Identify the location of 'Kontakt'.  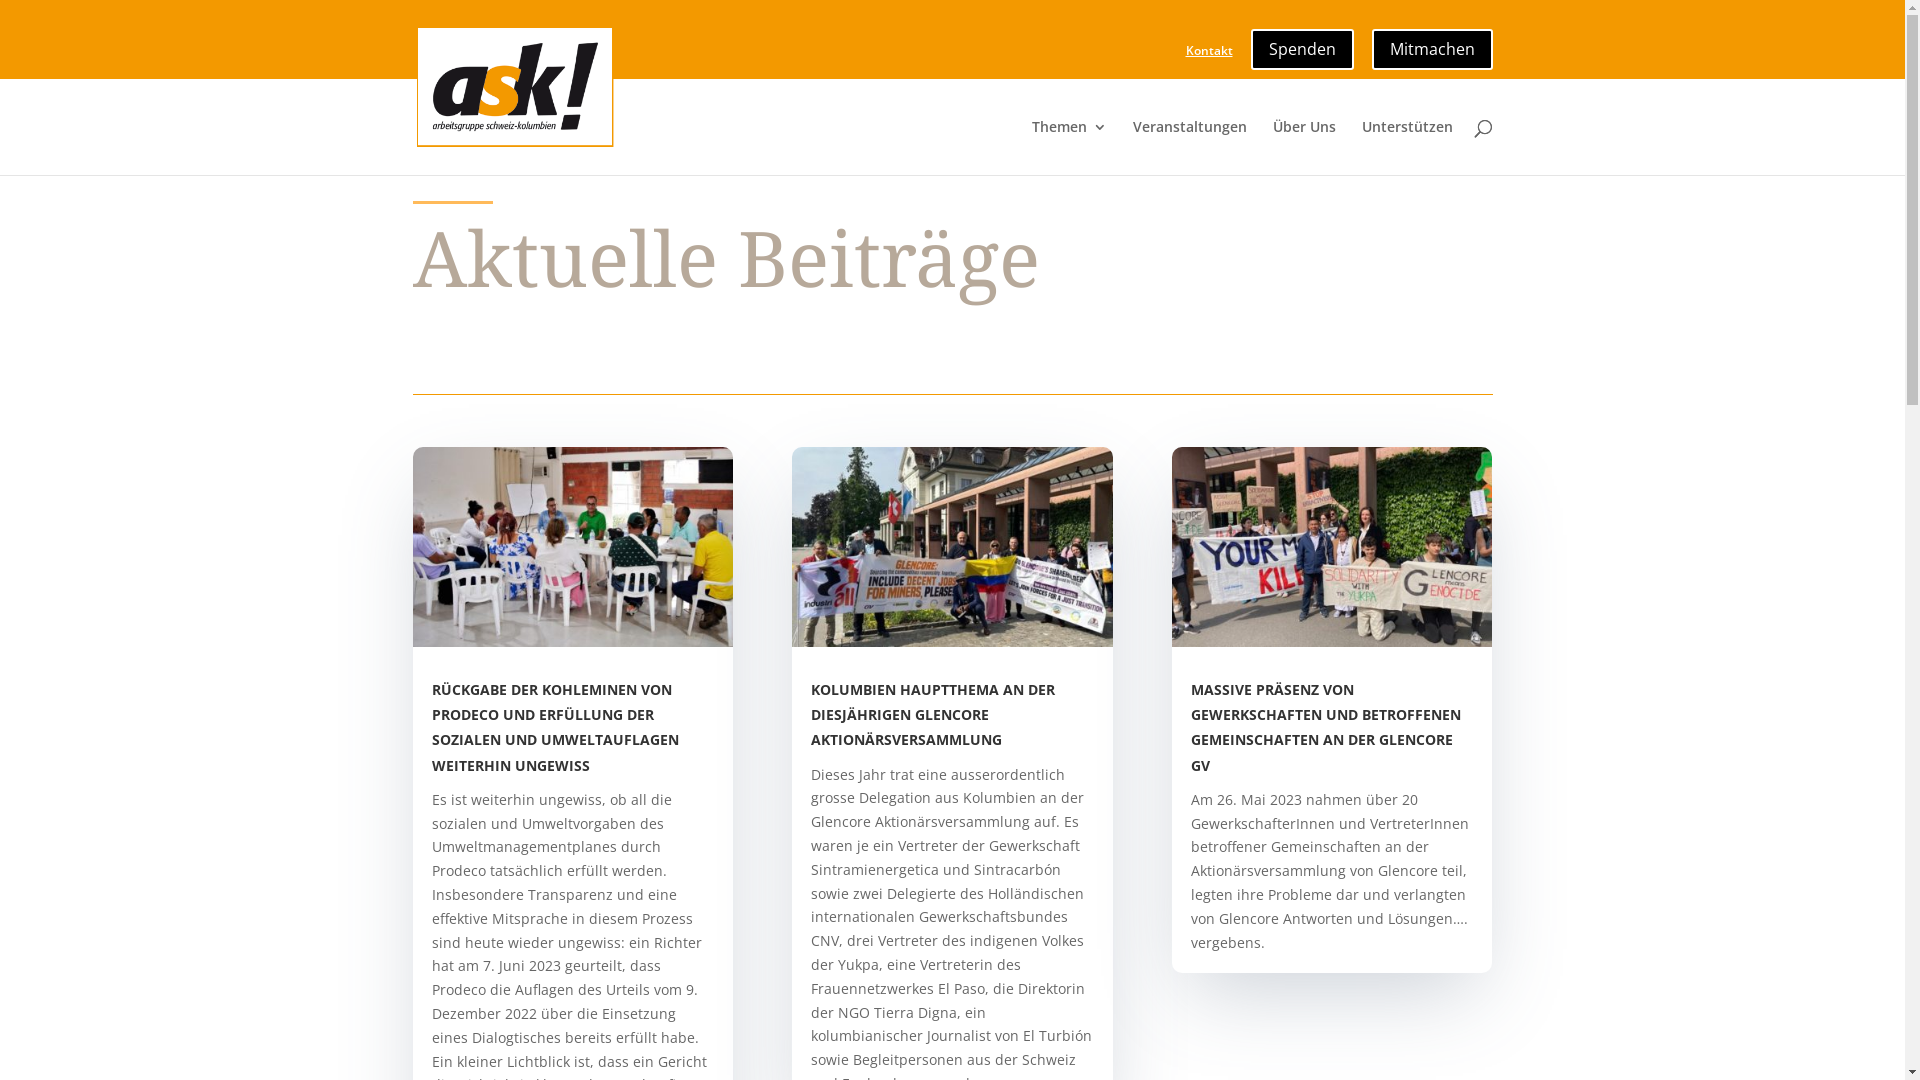
(1208, 54).